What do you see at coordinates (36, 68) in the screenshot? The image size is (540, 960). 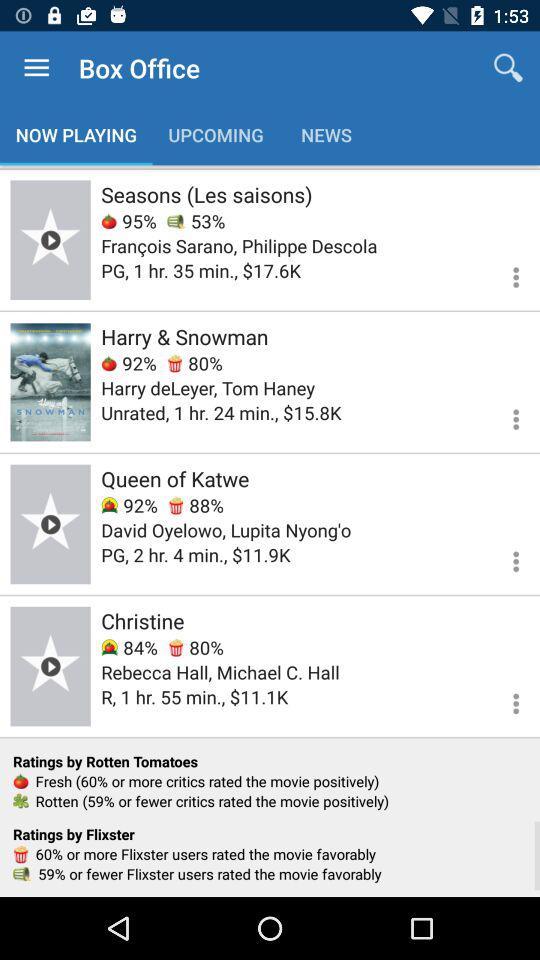 I see `the app to the left of the box office` at bounding box center [36, 68].